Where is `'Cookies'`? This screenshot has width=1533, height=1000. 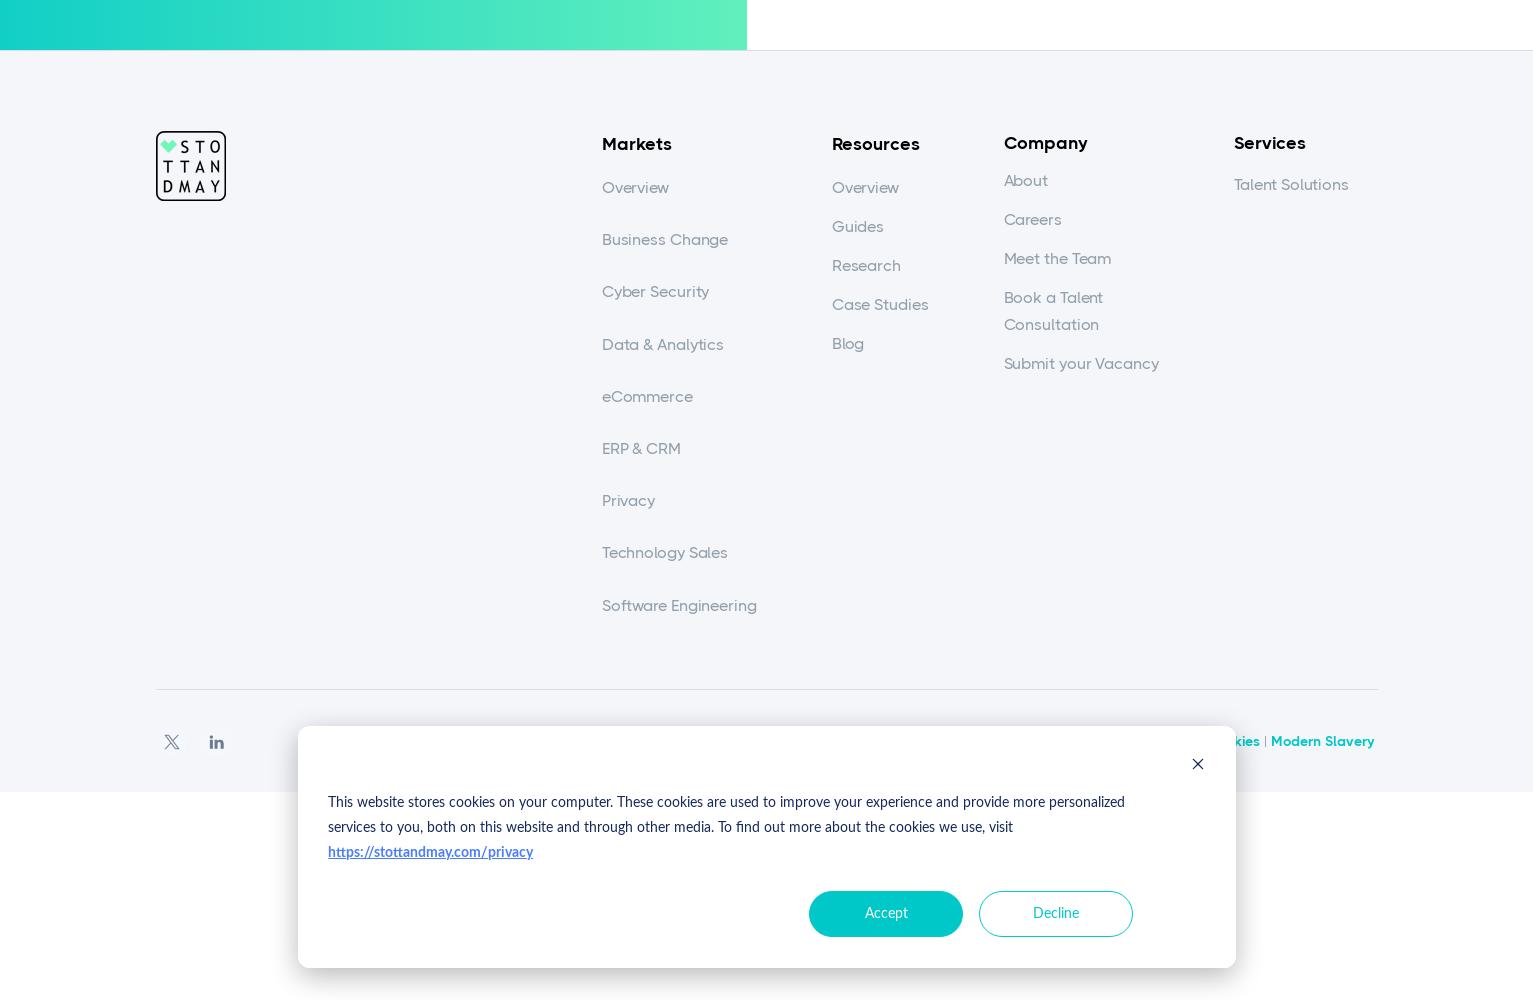 'Cookies' is located at coordinates (1205, 739).